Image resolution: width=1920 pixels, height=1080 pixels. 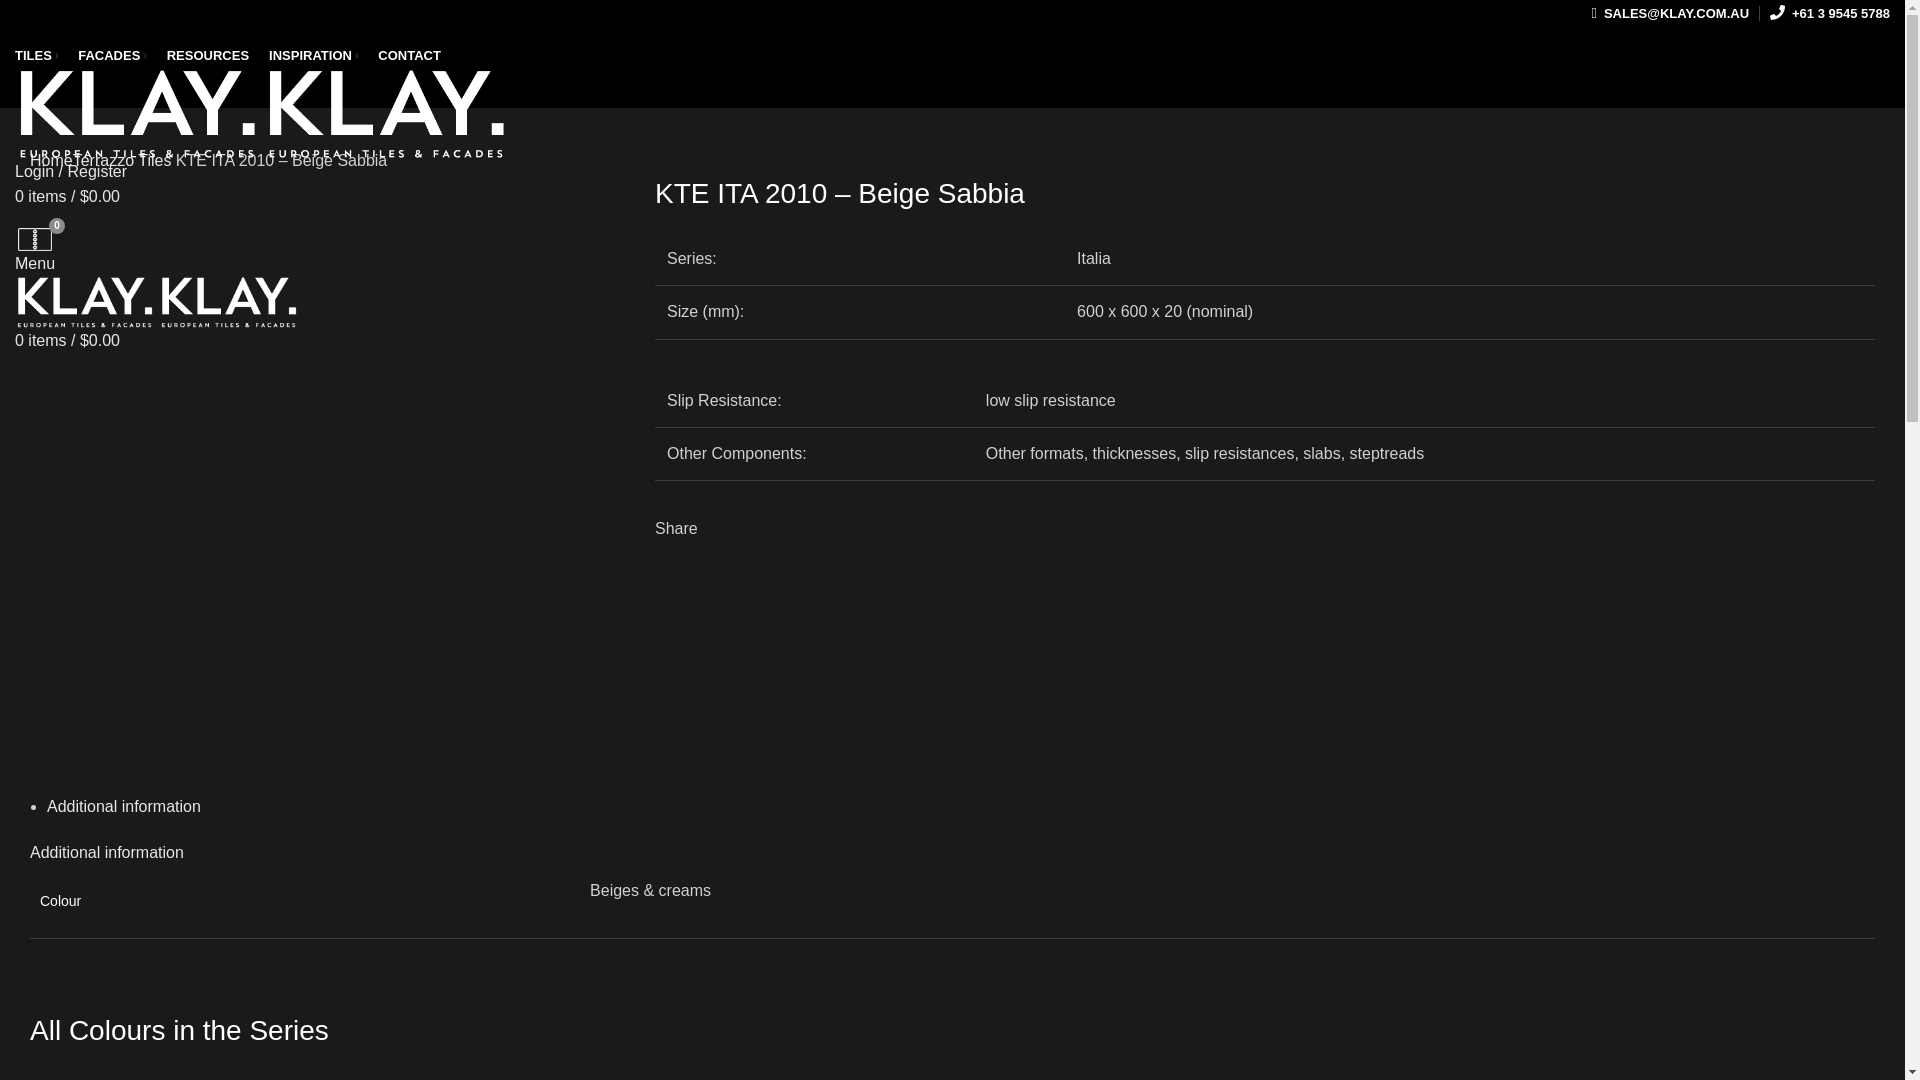 What do you see at coordinates (1670, 14) in the screenshot?
I see `'SALES@KLAY.COM.AU'` at bounding box center [1670, 14].